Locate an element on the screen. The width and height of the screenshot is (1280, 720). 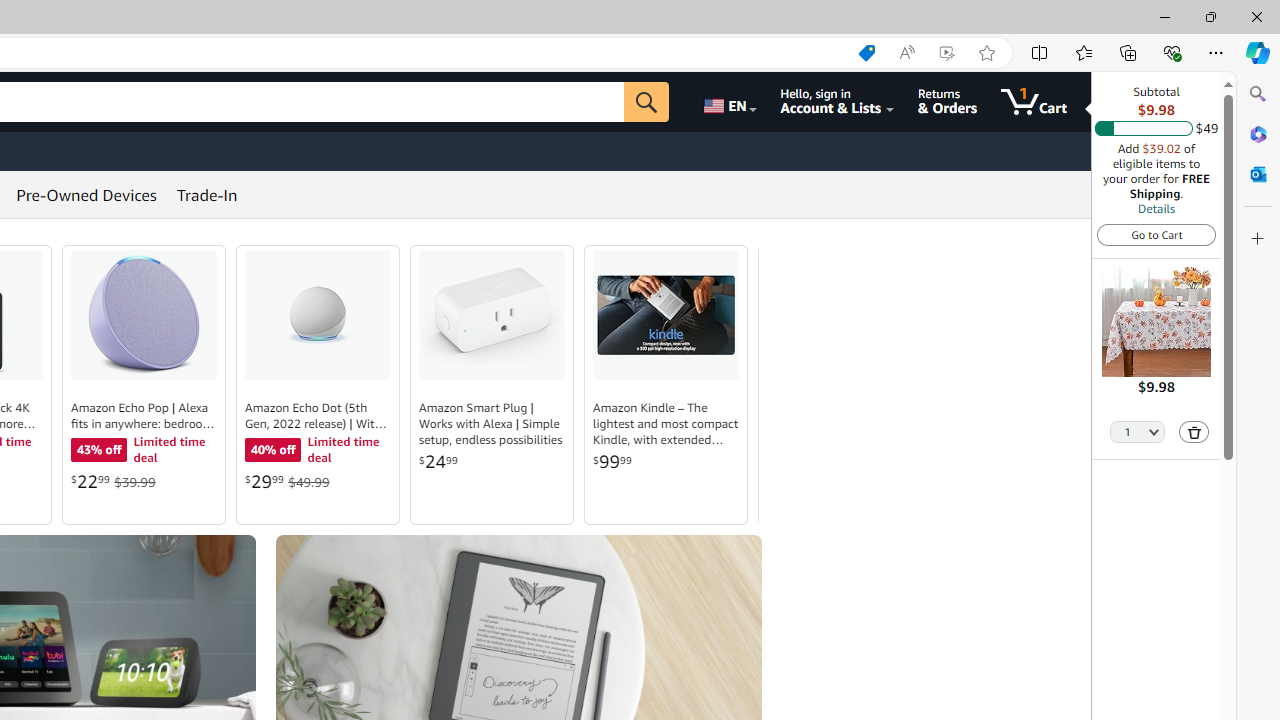
'Quantity Selector' is located at coordinates (1137, 429).